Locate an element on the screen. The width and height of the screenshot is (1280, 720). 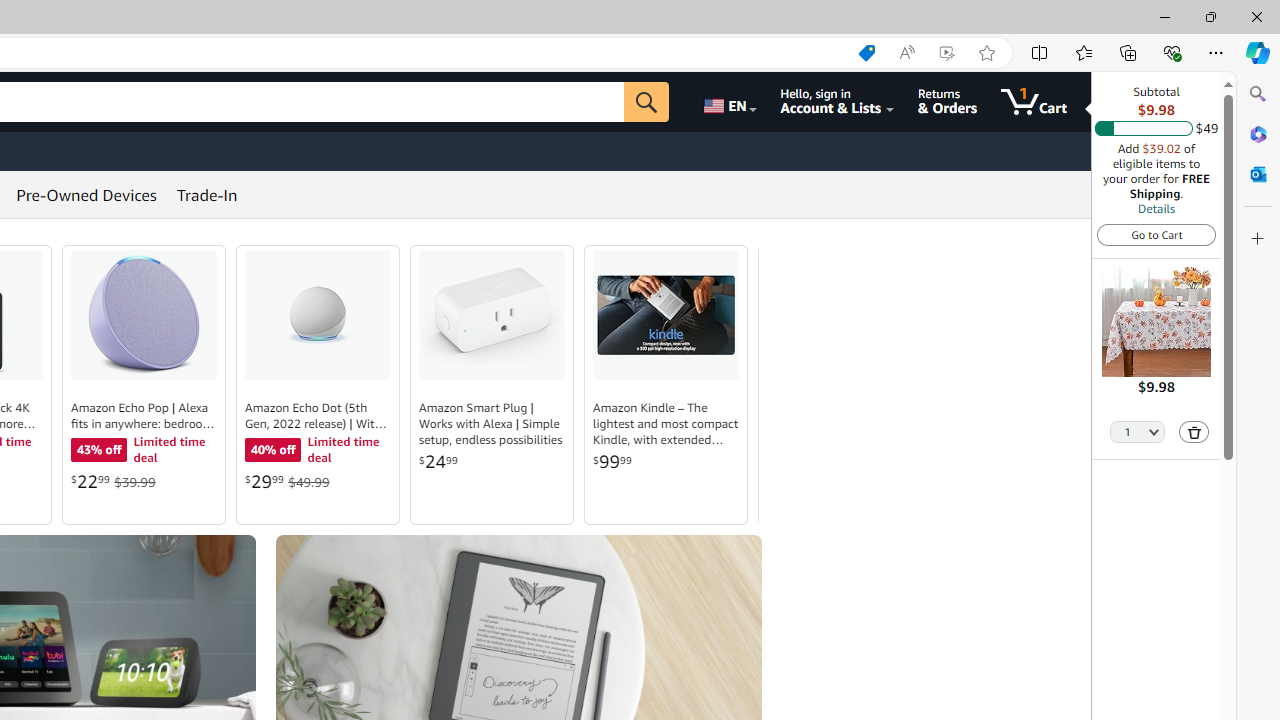
'Quantity Selector' is located at coordinates (1137, 429).